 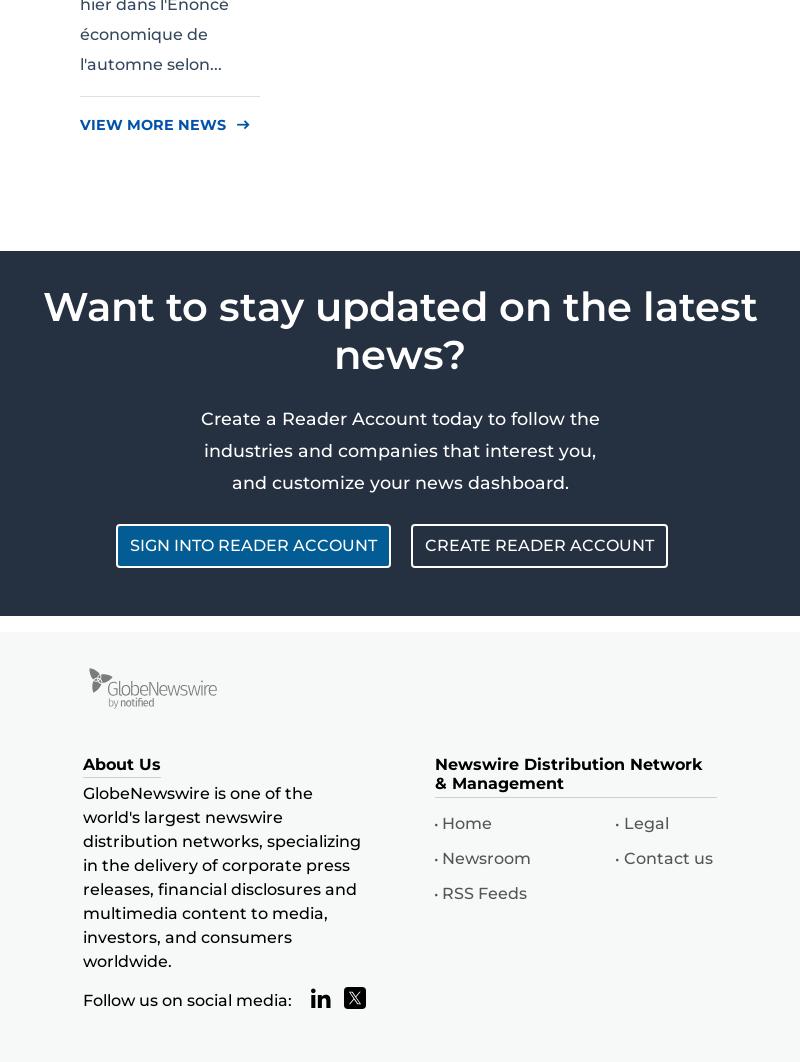 What do you see at coordinates (129, 545) in the screenshot?
I see `'SIGN INTO READER ACCOUNT'` at bounding box center [129, 545].